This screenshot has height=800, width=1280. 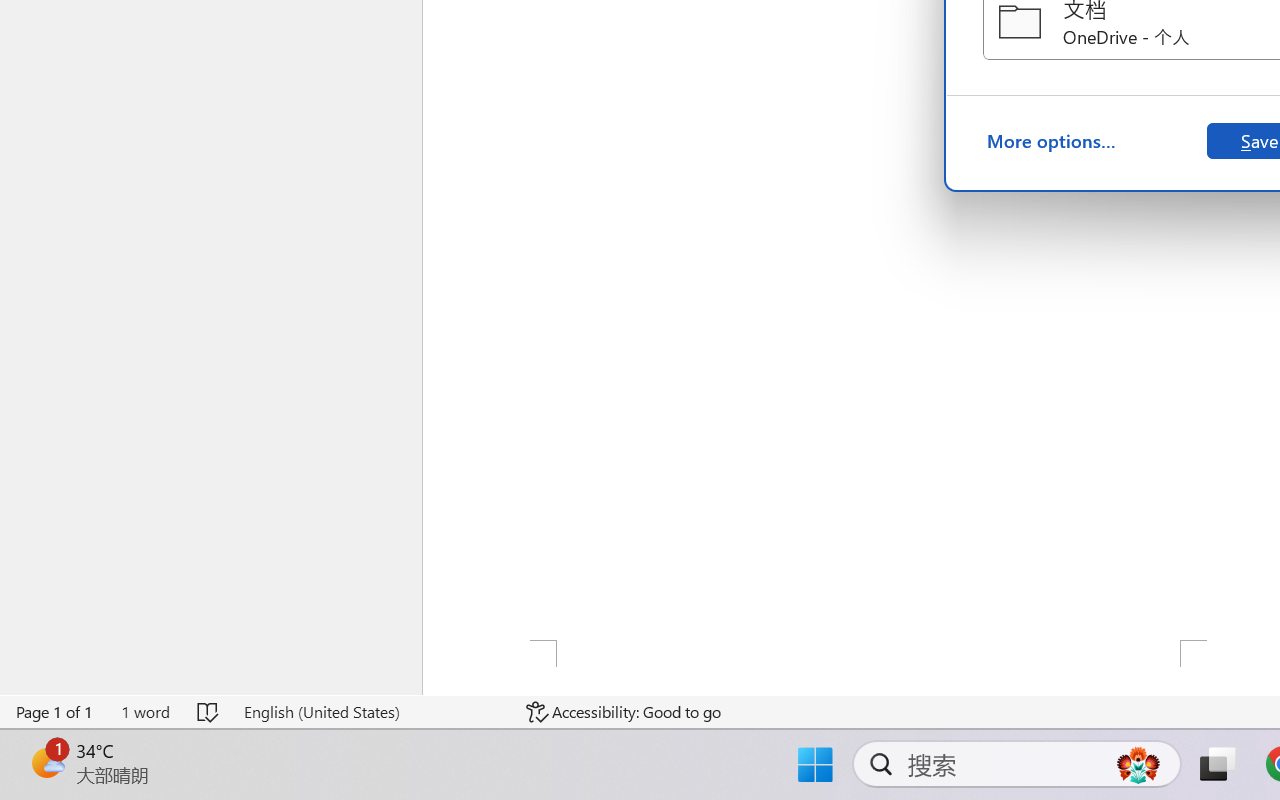 I want to click on 'Spelling and Grammar Check No Errors', so click(x=209, y=711).